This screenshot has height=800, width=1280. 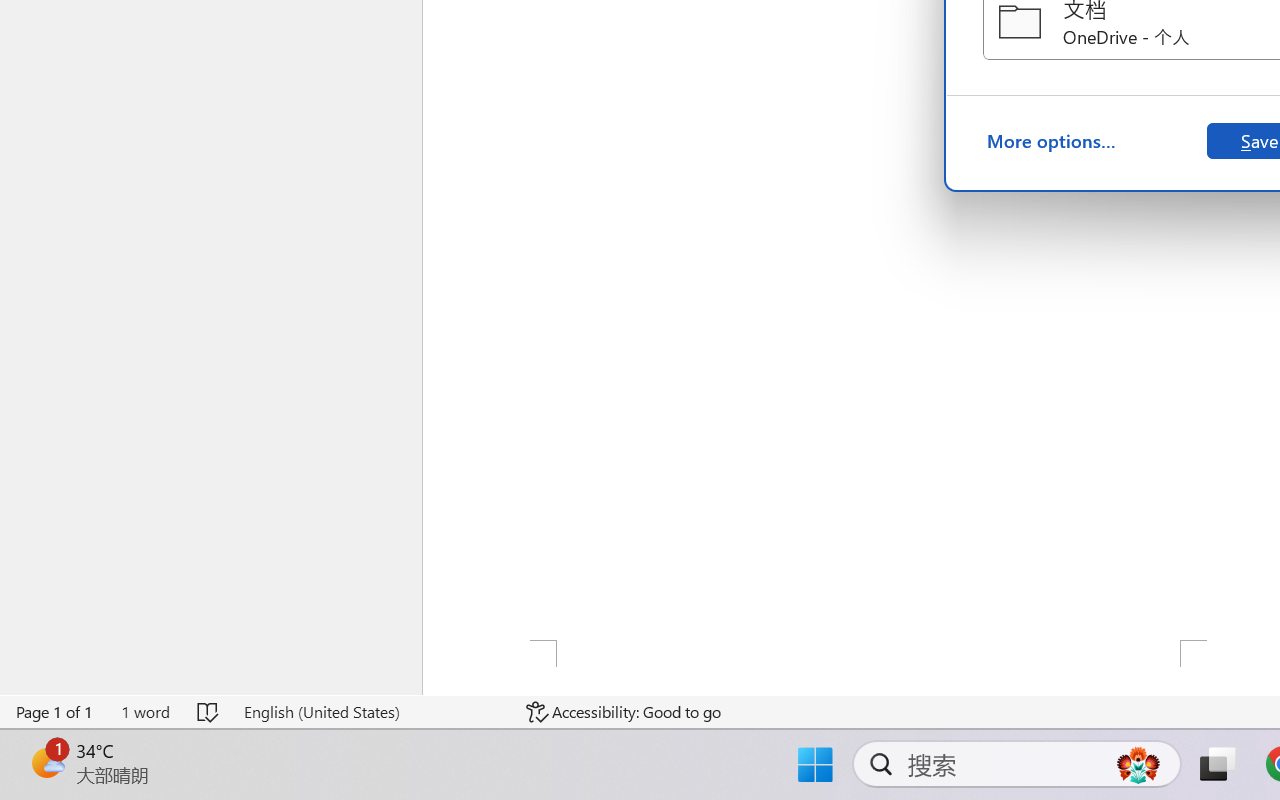 I want to click on 'Spelling and Grammar Check No Errors', so click(x=209, y=711).